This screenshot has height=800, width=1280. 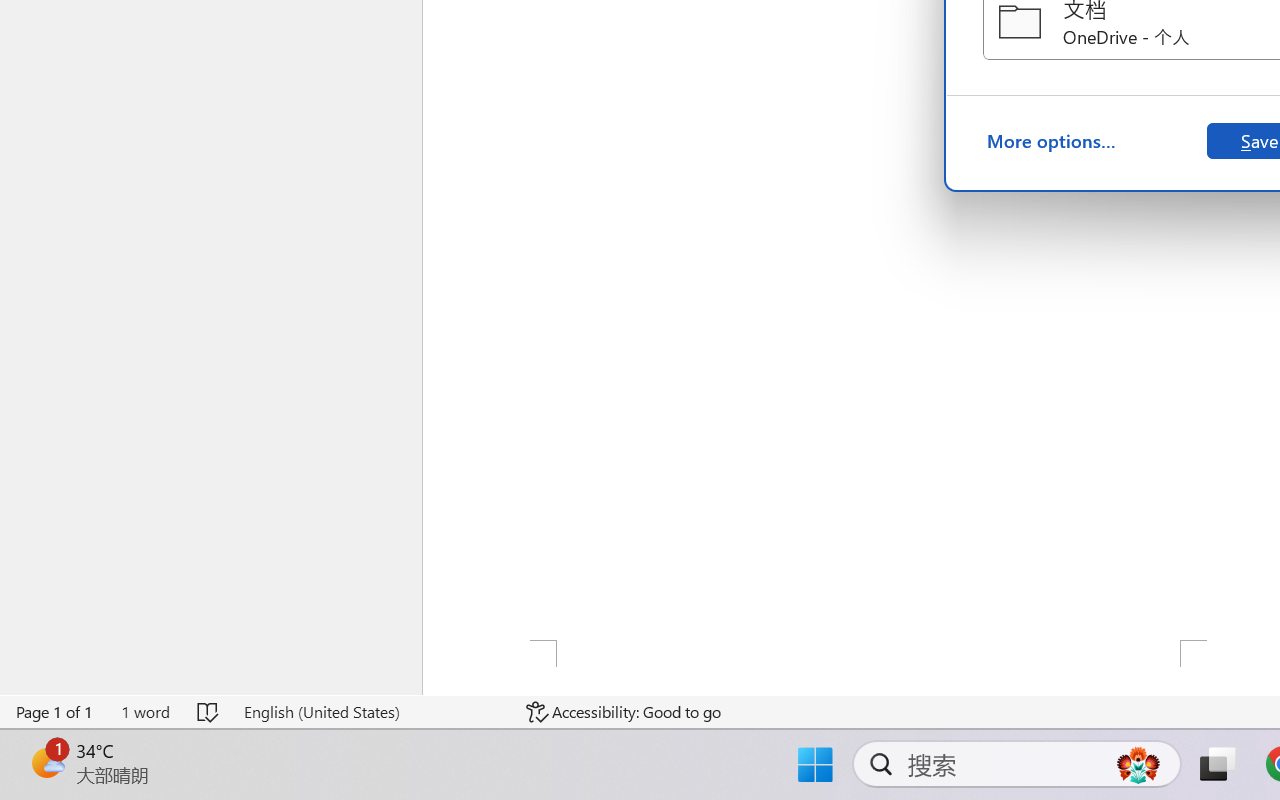 I want to click on 'Spelling and Grammar Check No Errors', so click(x=209, y=711).